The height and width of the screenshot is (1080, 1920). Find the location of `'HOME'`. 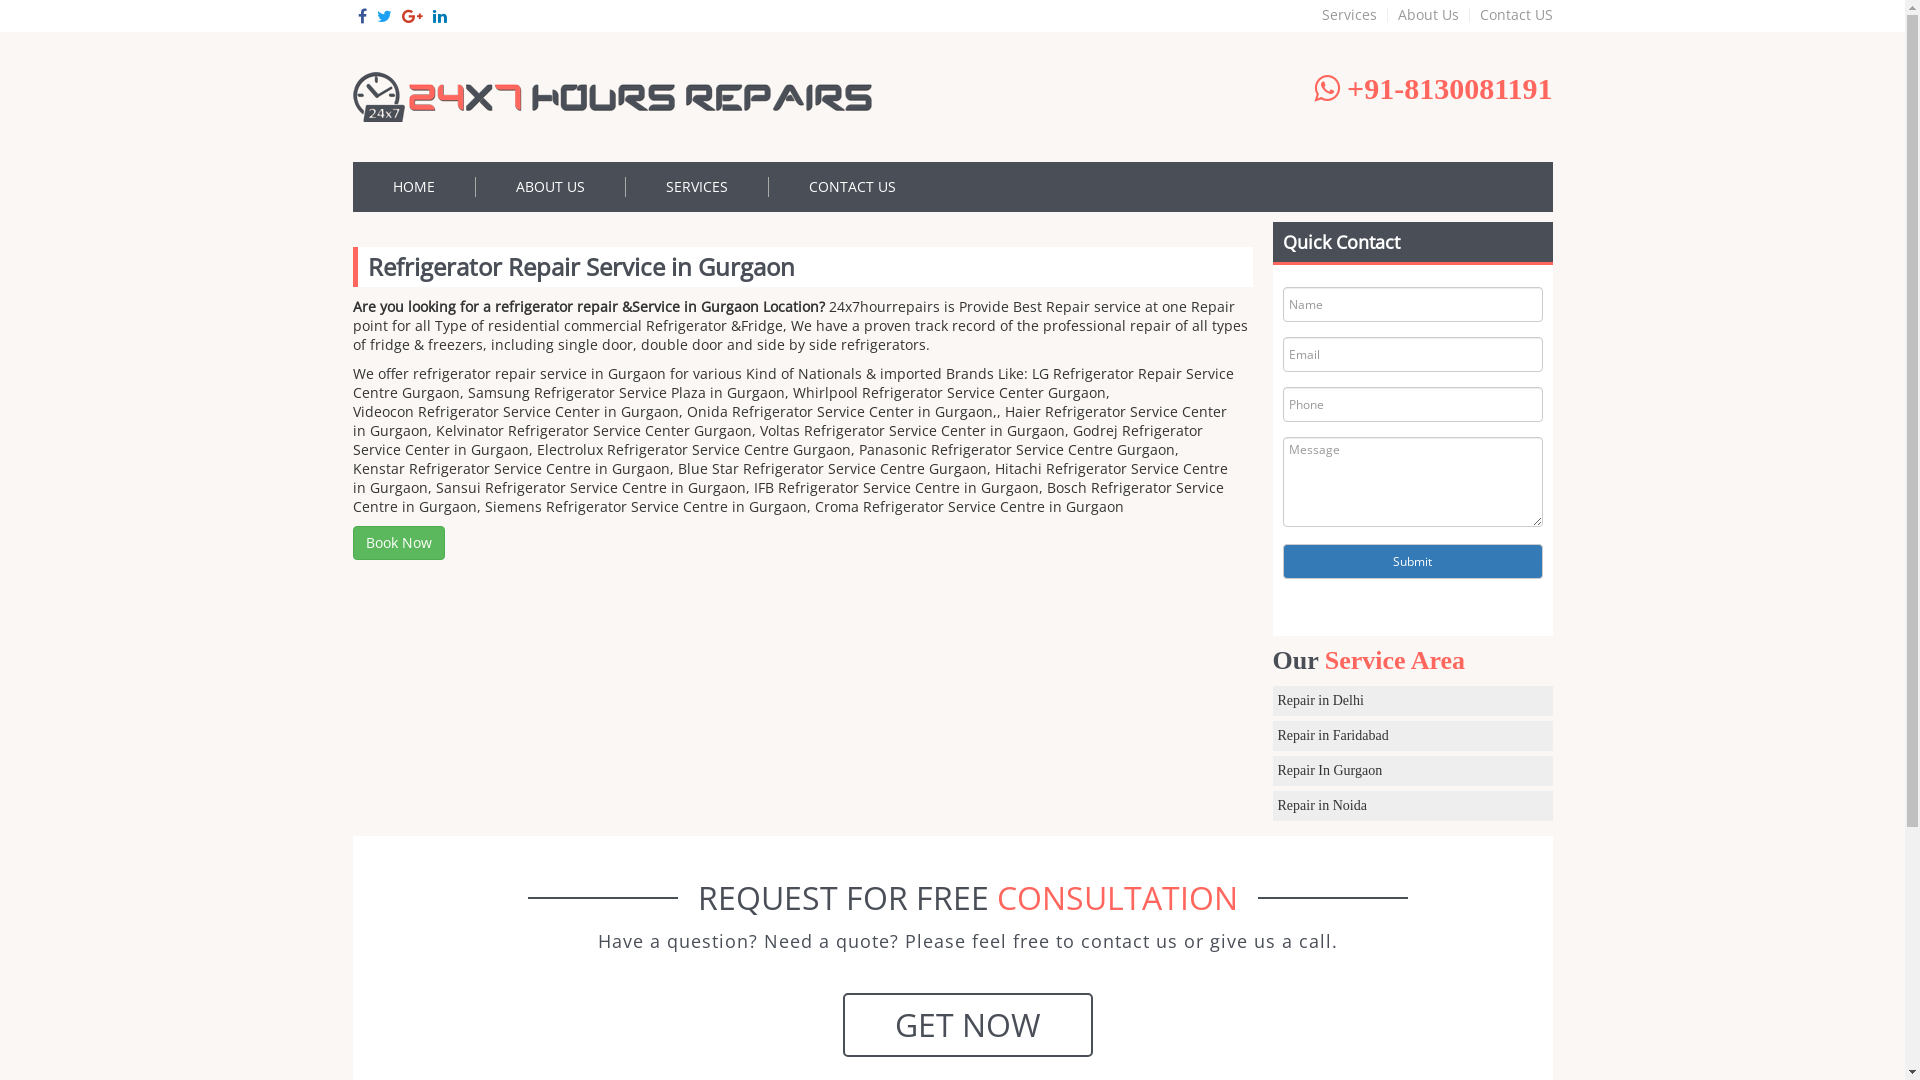

'HOME' is located at coordinates (412, 186).